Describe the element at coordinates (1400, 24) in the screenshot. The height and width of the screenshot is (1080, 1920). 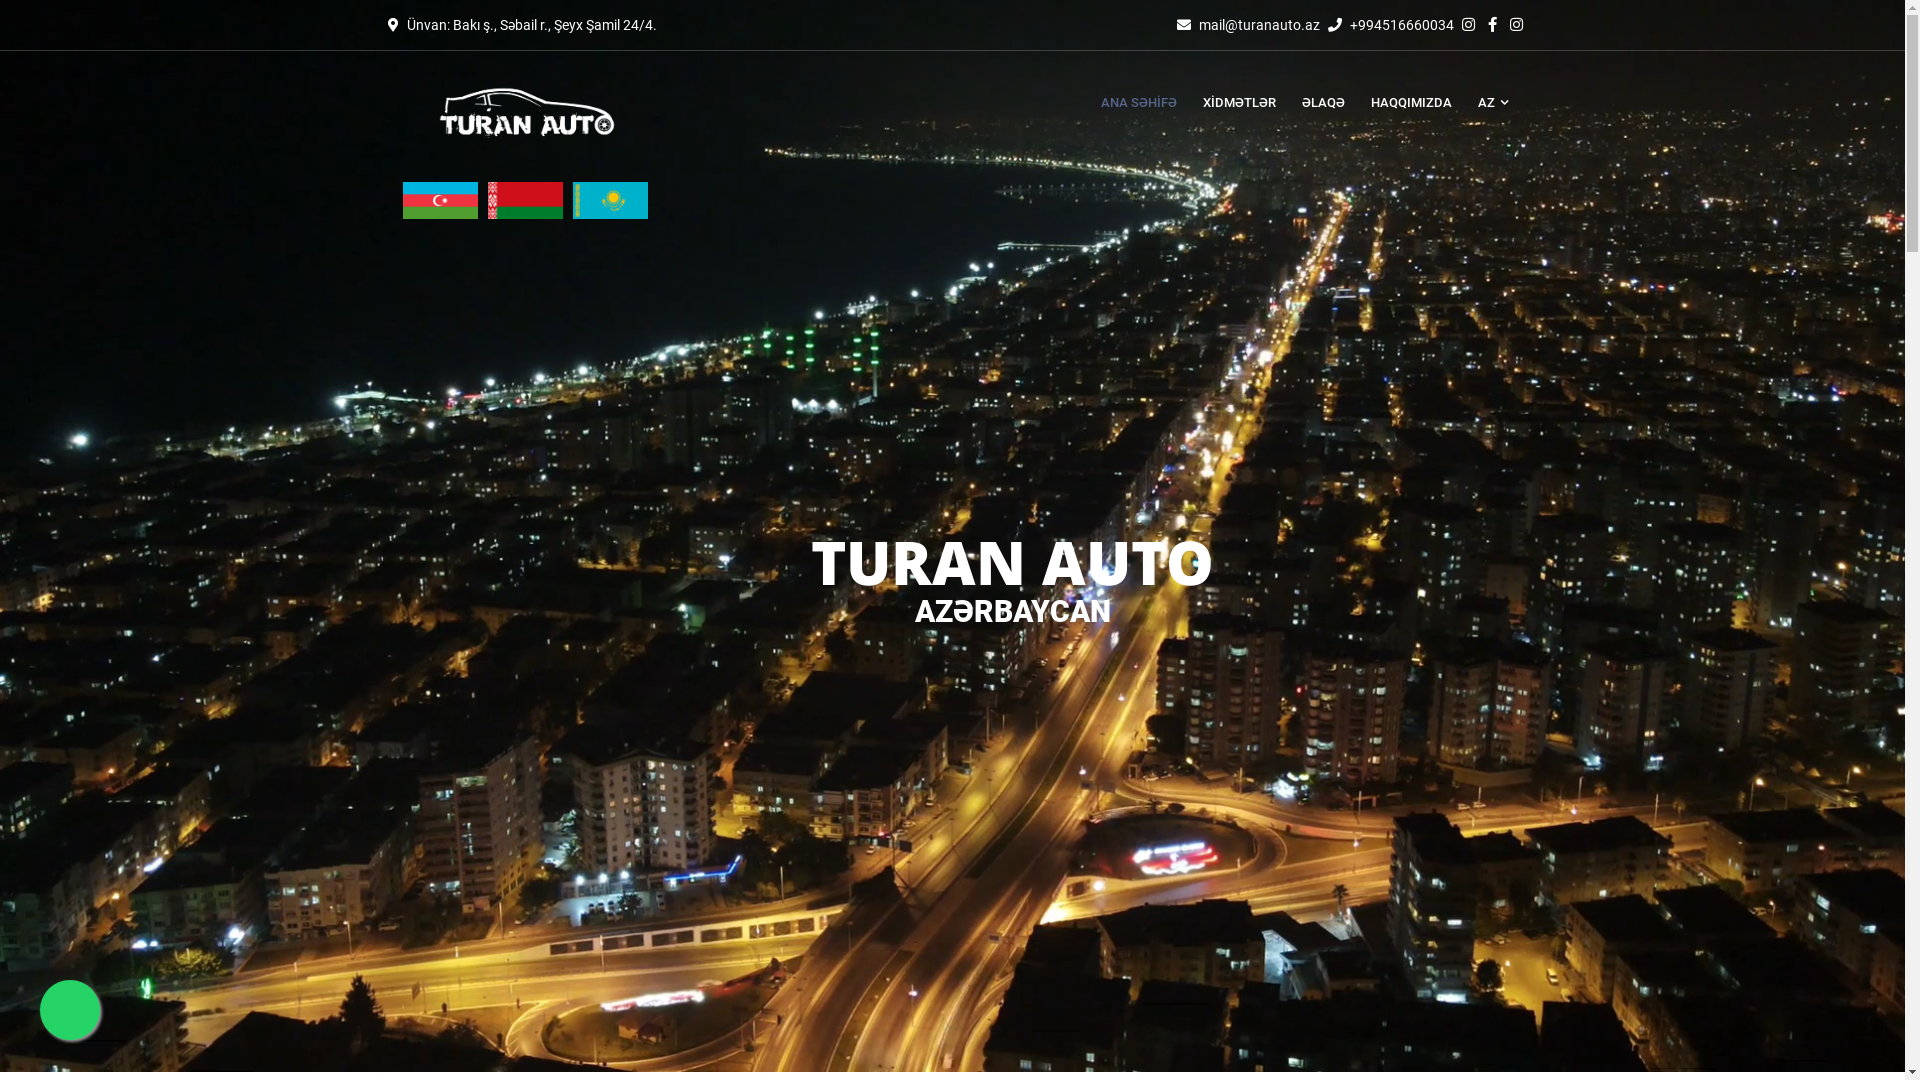
I see `'+994516660034'` at that location.